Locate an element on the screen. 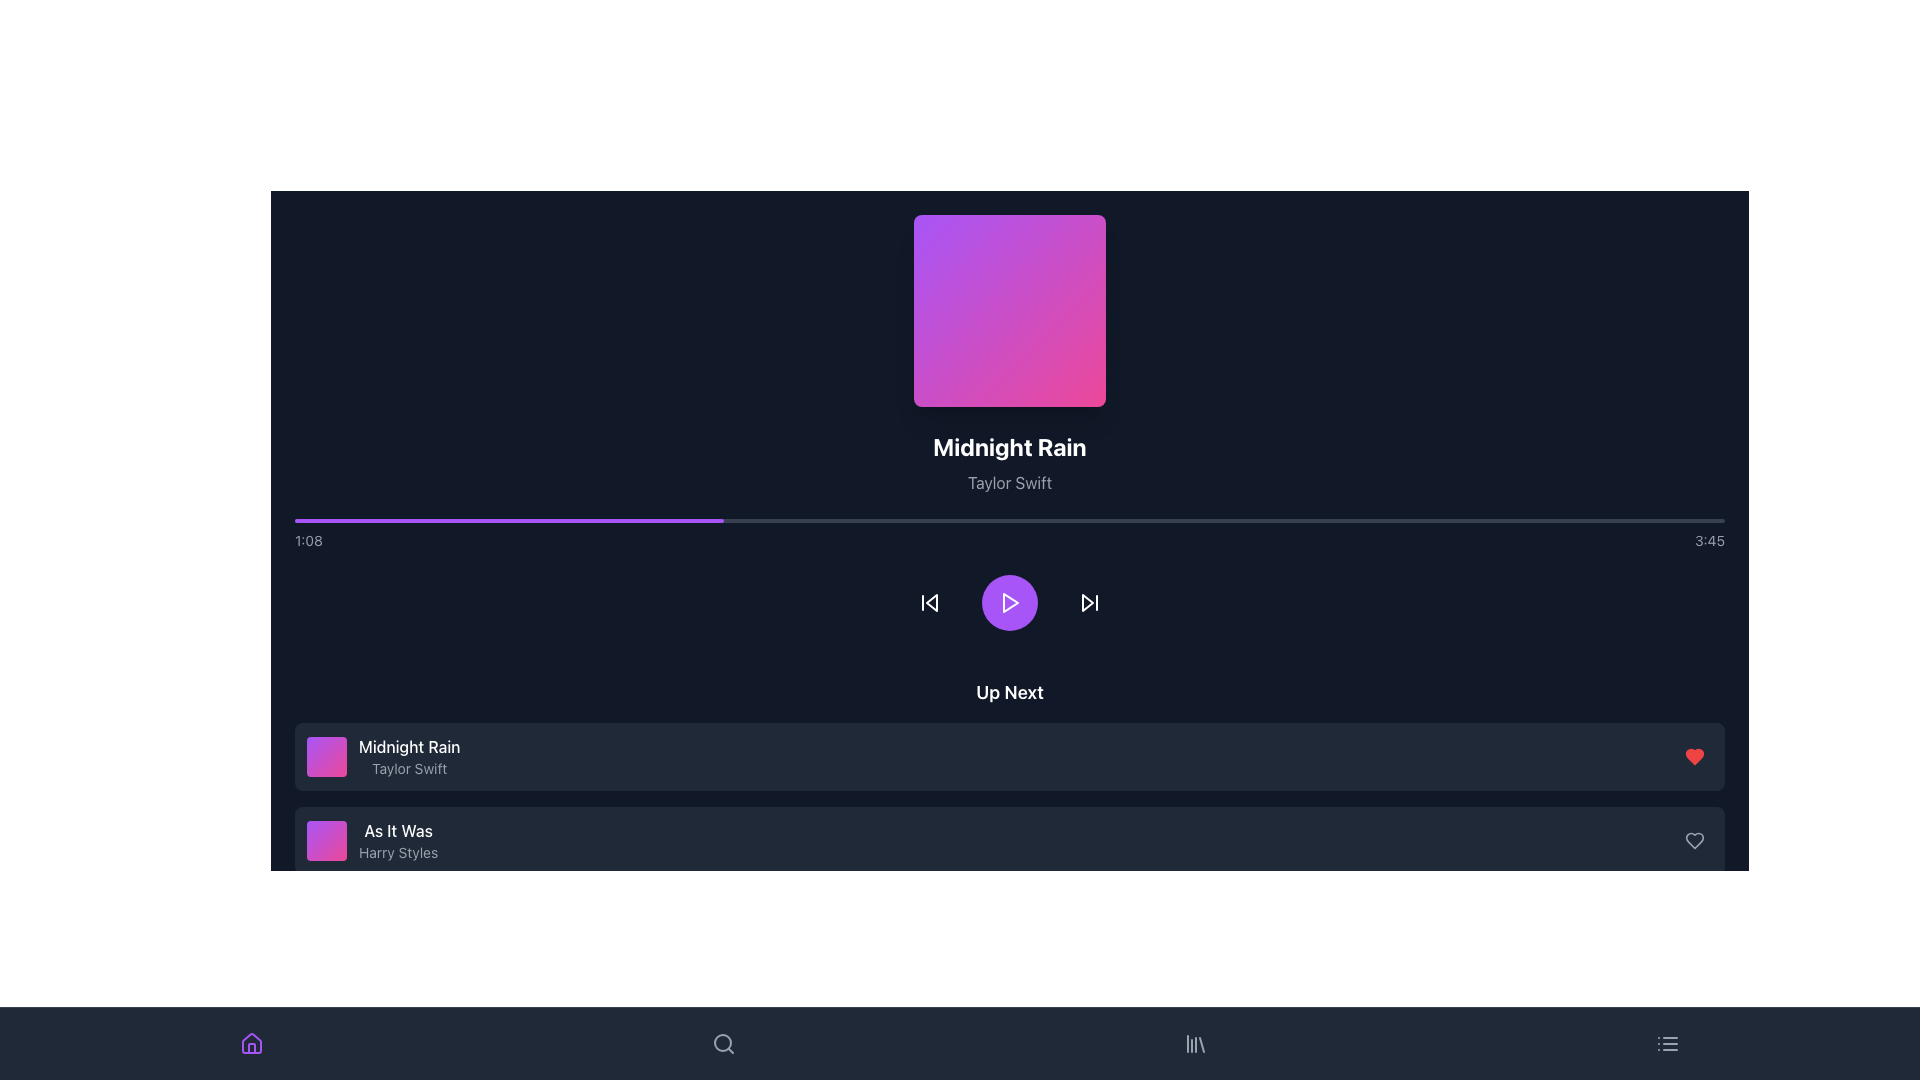 The width and height of the screenshot is (1920, 1080). the heart-shaped icon button located at the bottom-right corner of the navigation bar to mark a favorite is located at coordinates (1693, 1009).